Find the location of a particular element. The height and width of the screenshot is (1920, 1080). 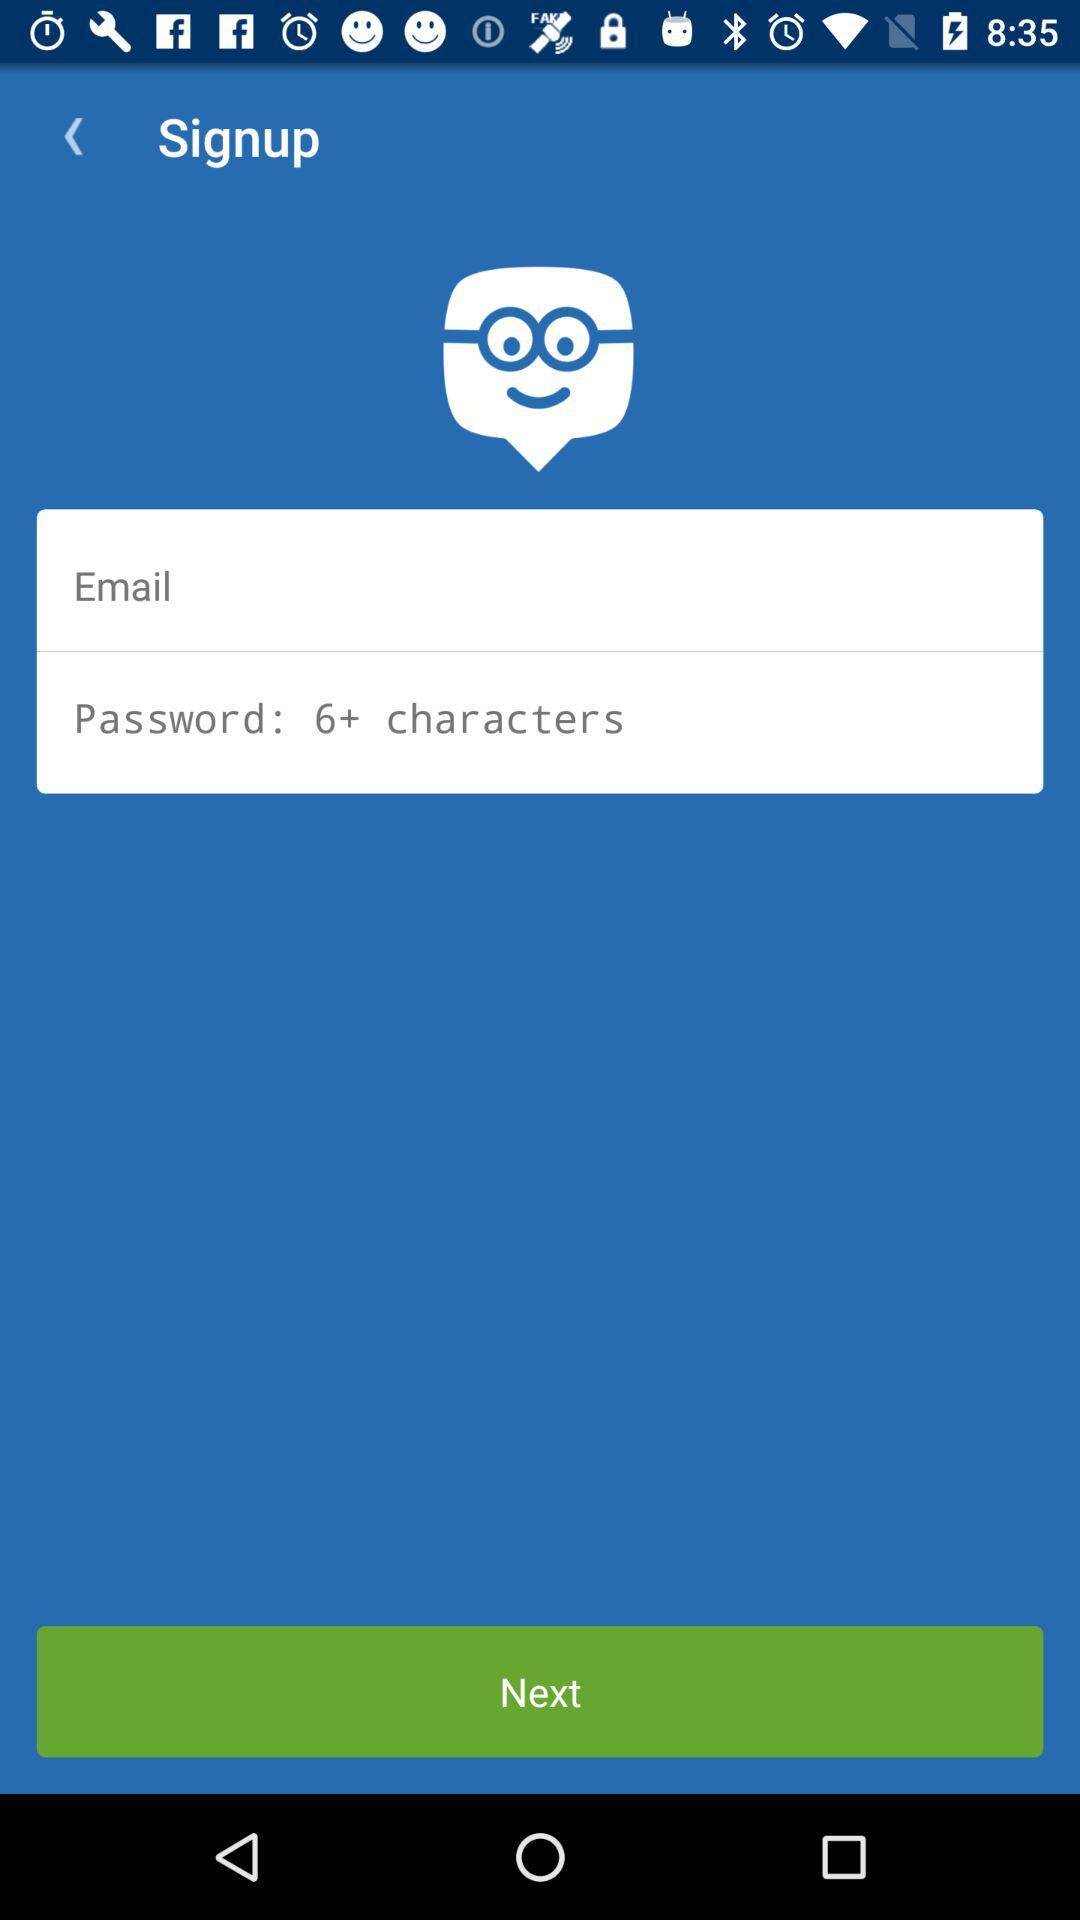

emails available is located at coordinates (540, 584).